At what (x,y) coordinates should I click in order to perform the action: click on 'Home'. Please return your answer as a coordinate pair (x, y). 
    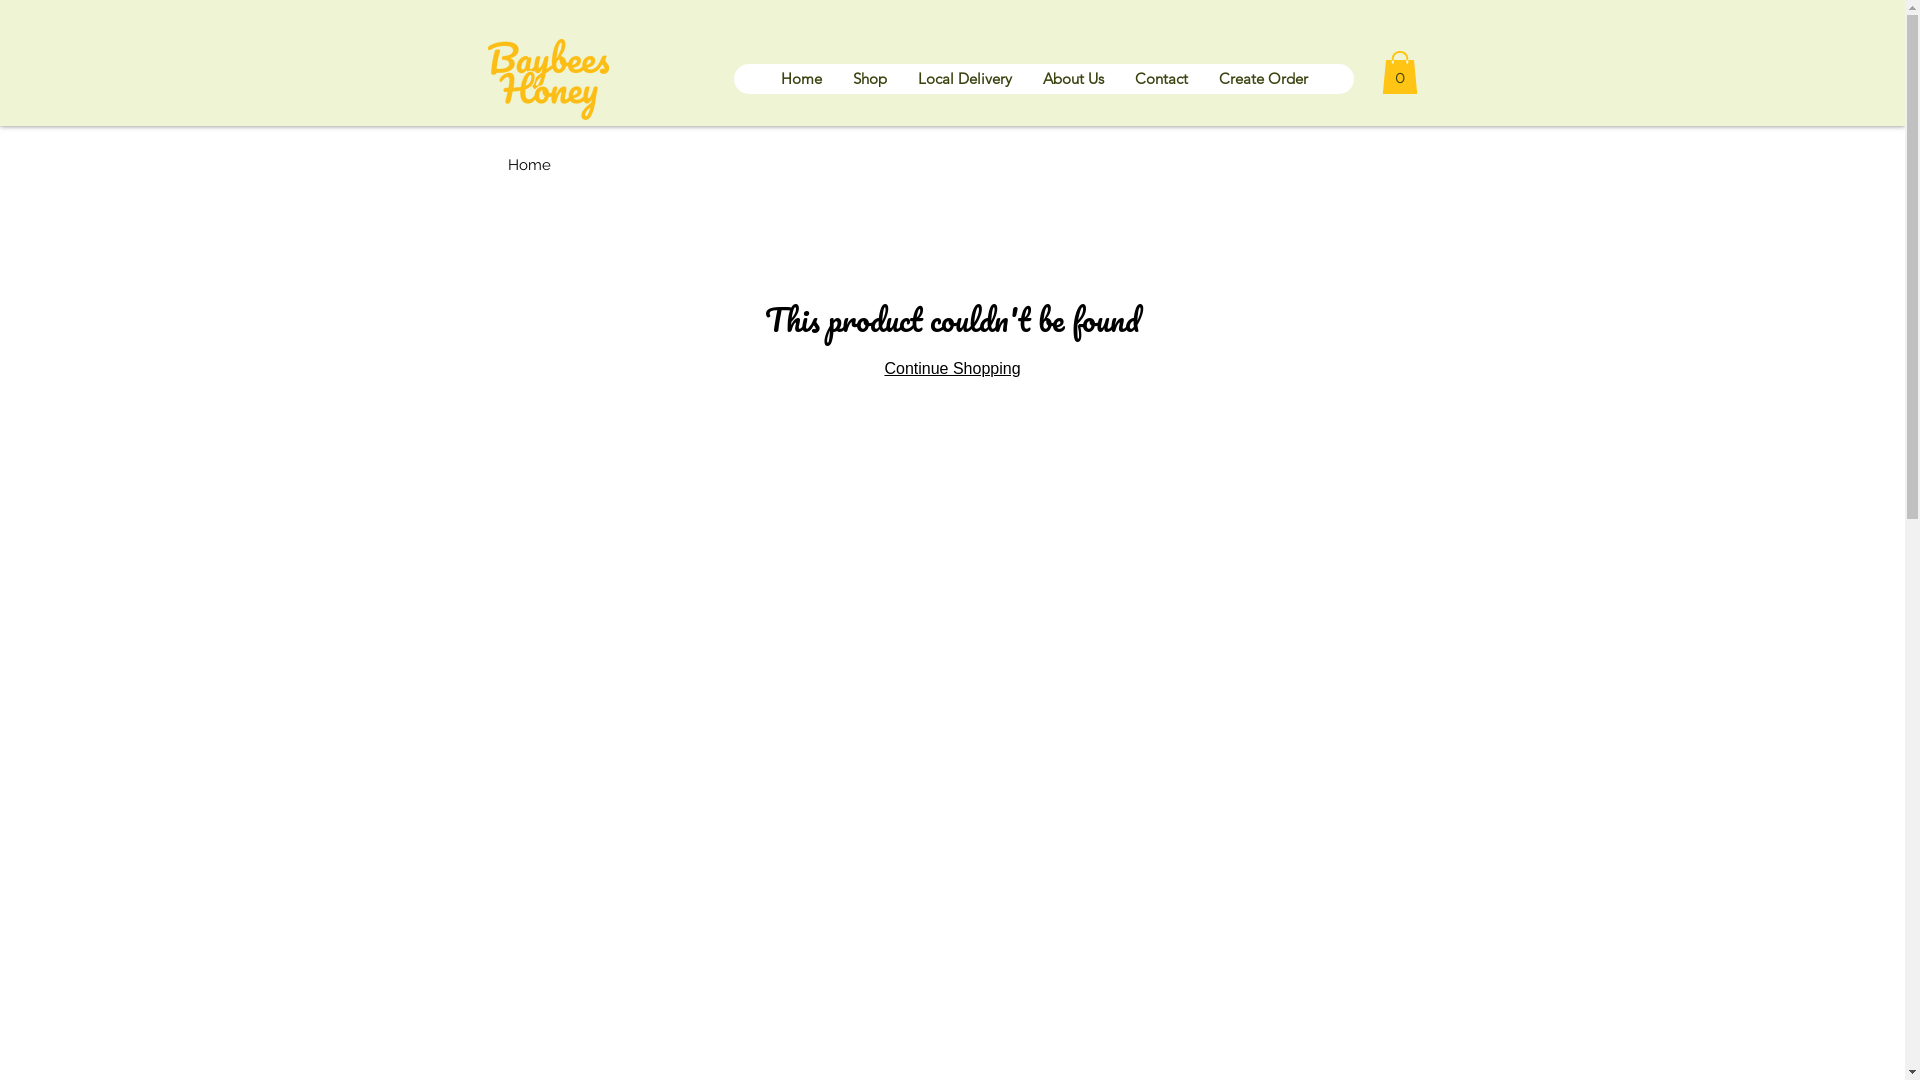
    Looking at the image, I should click on (800, 77).